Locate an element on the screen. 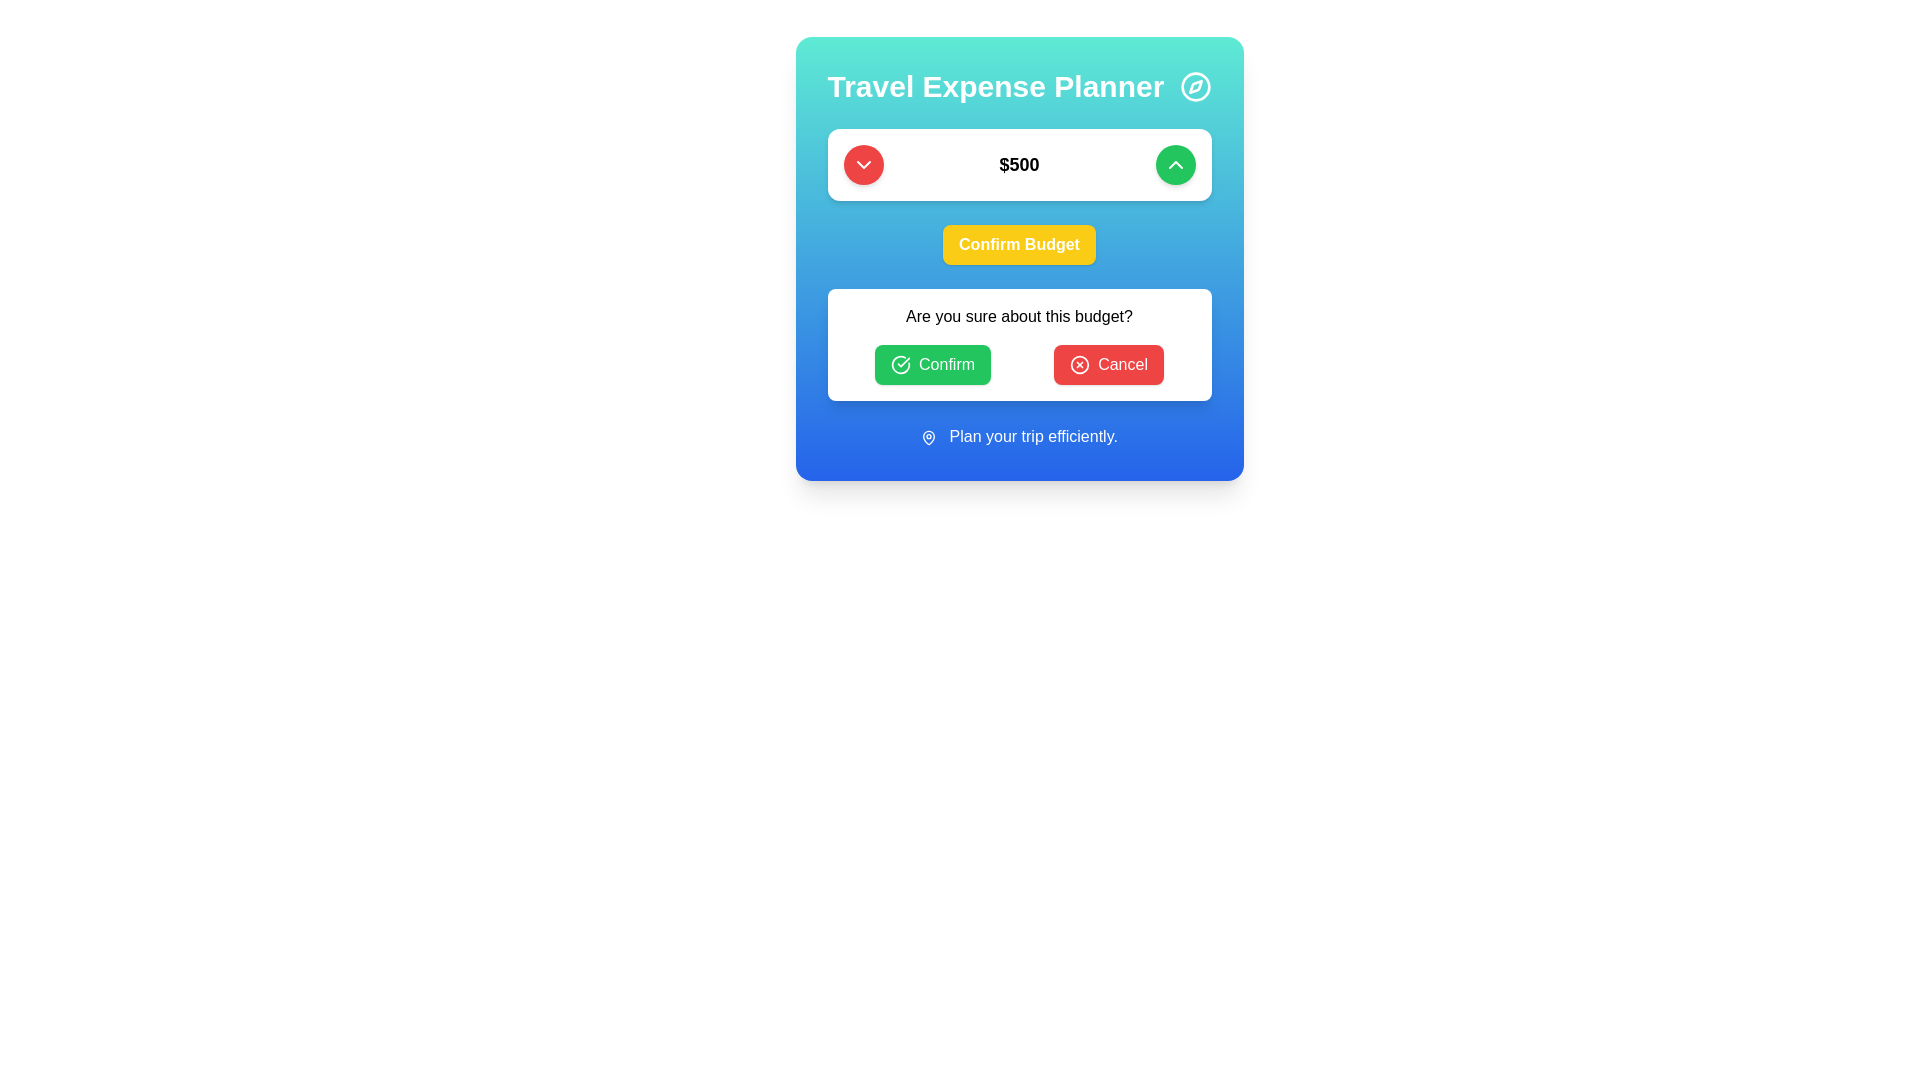 This screenshot has height=1080, width=1920. the green rectangular 'Confirm' button with rounded corners and a checkmark icon to confirm the action is located at coordinates (931, 365).